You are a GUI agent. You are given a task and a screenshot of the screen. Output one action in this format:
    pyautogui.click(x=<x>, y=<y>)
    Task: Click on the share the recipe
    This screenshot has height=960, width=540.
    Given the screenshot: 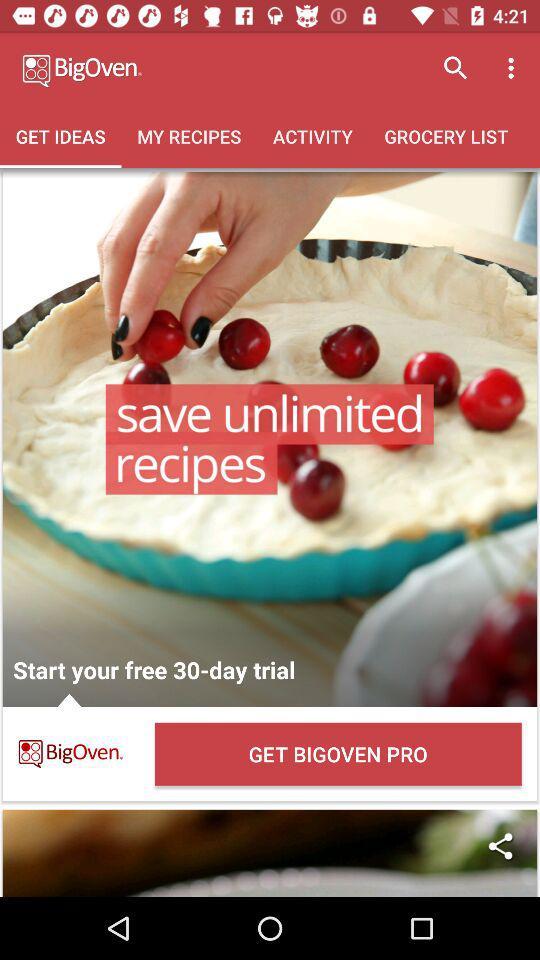 What is the action you would take?
    pyautogui.click(x=270, y=852)
    